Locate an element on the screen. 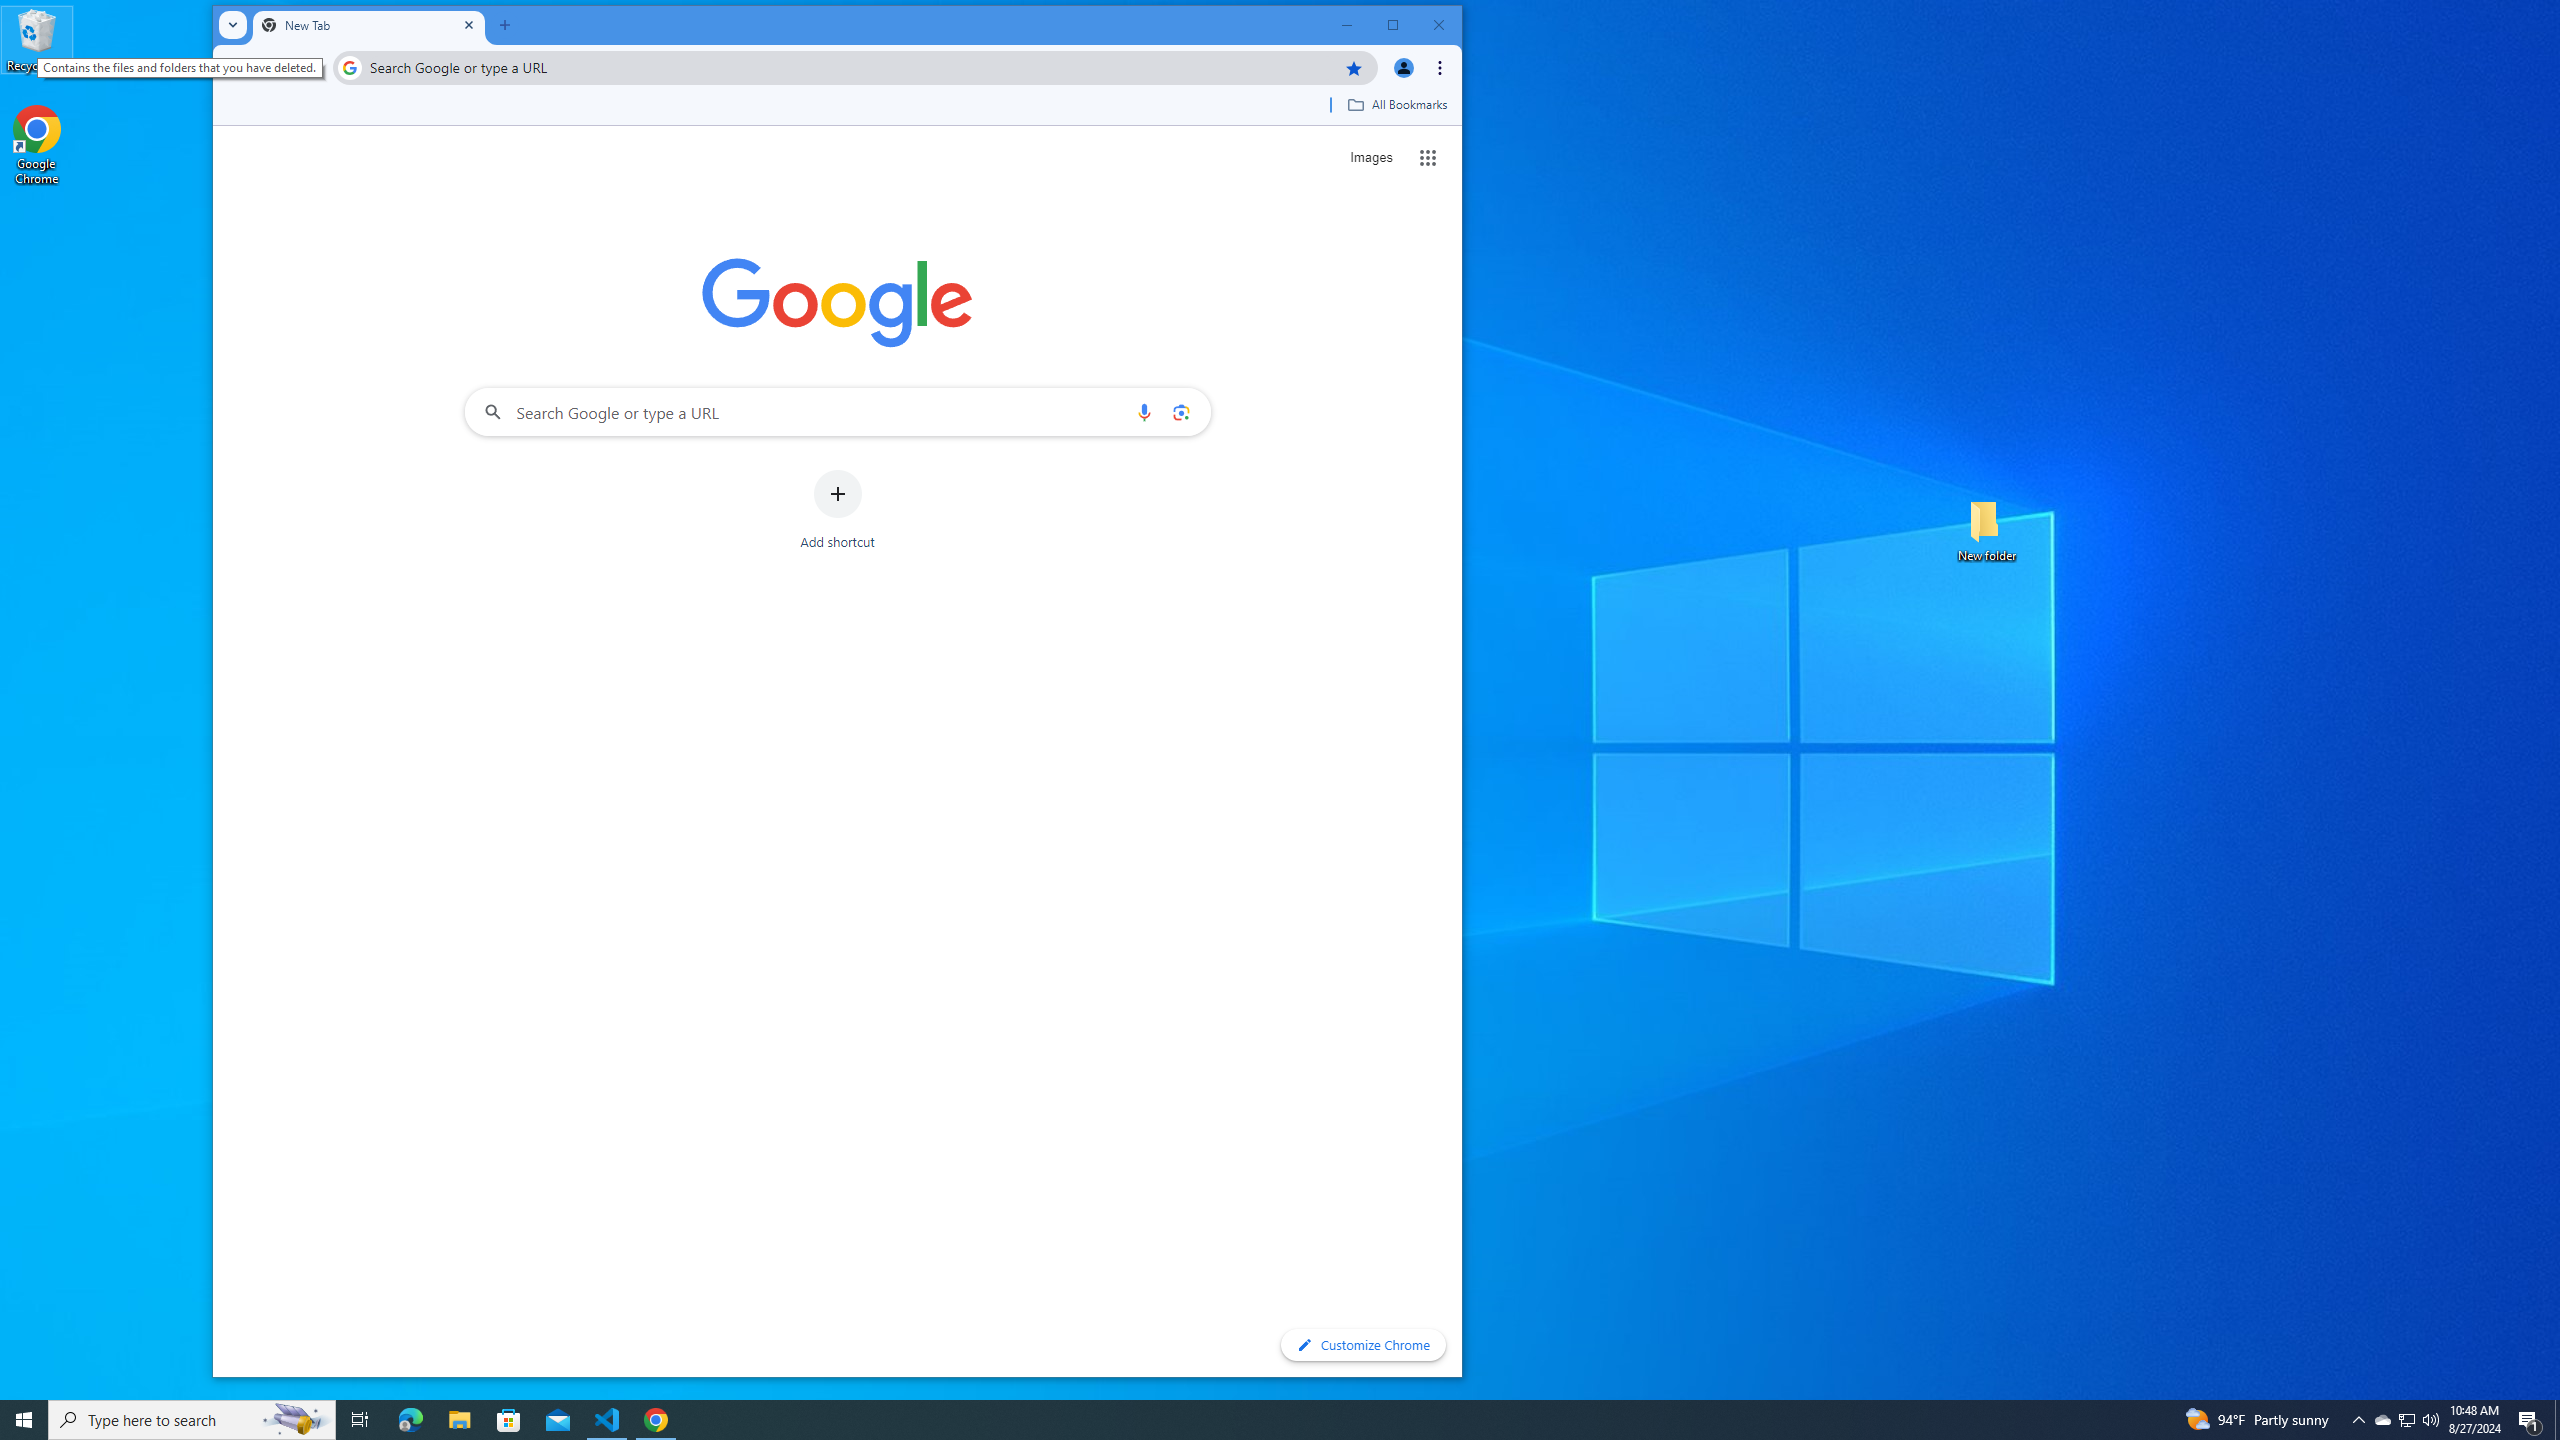 The width and height of the screenshot is (2560, 1440). 'New folder' is located at coordinates (1986, 528).